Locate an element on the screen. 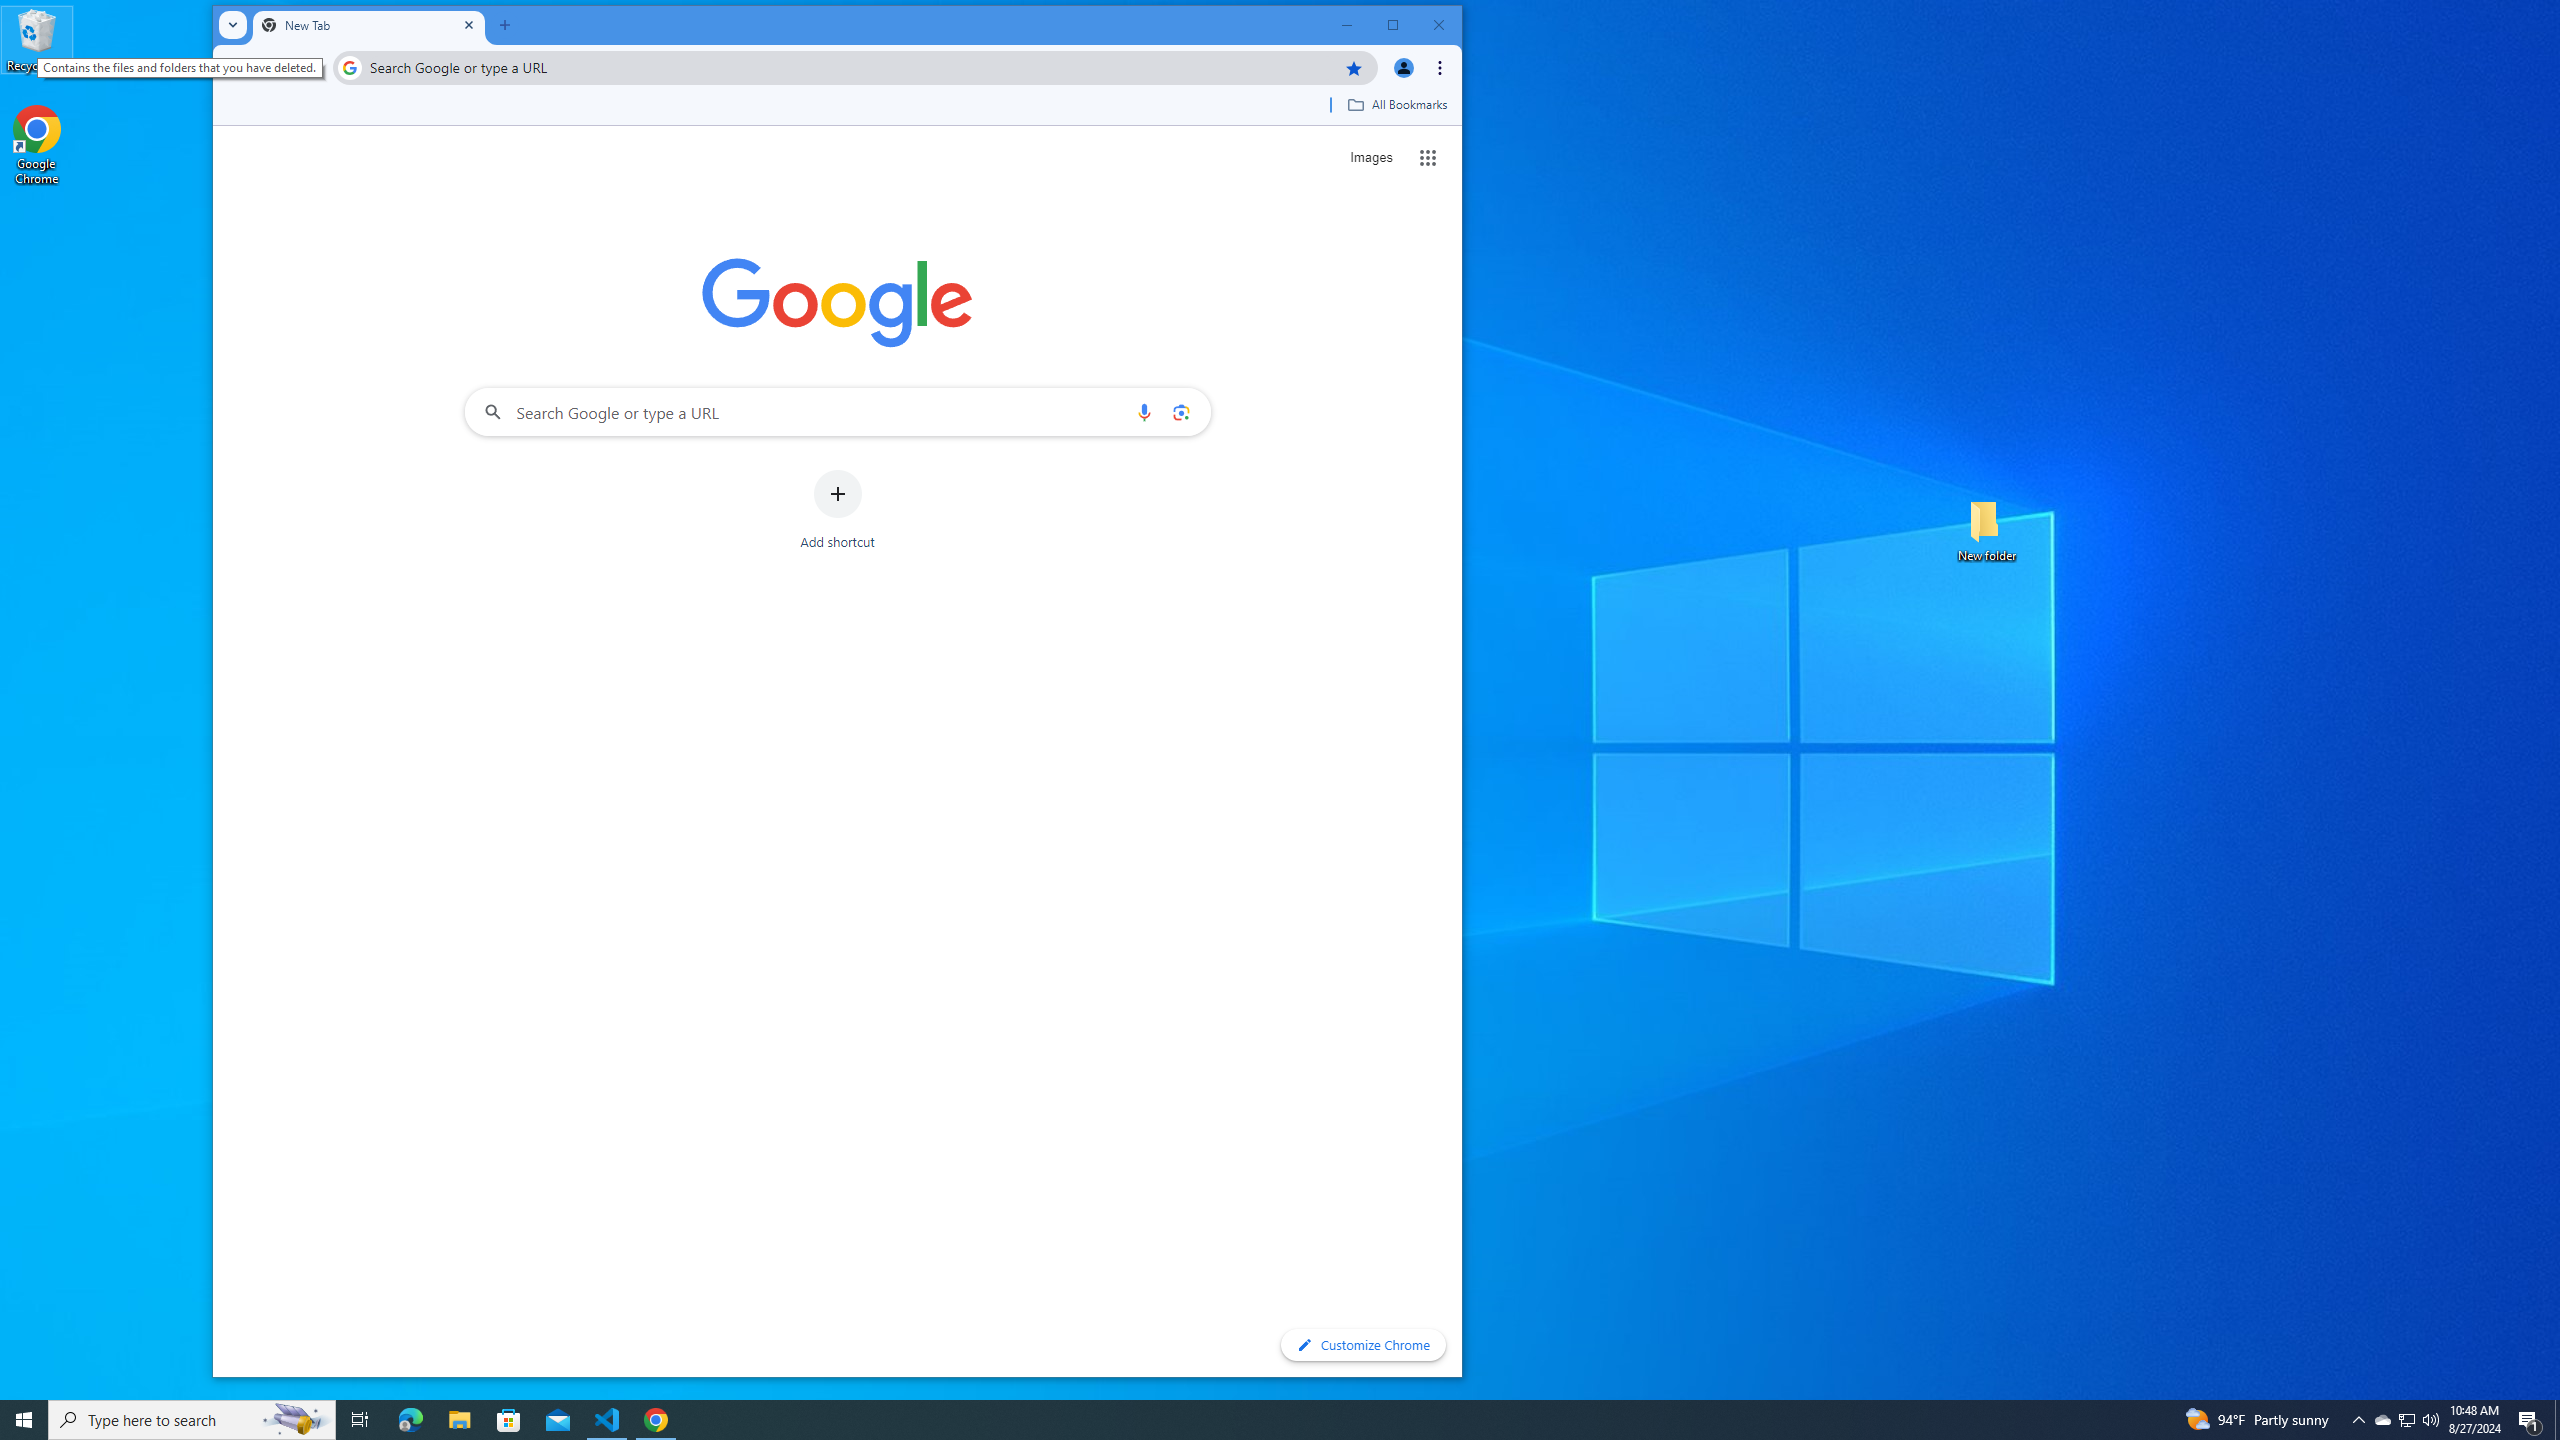 The width and height of the screenshot is (2560, 1440). 'New folder' is located at coordinates (1986, 528).